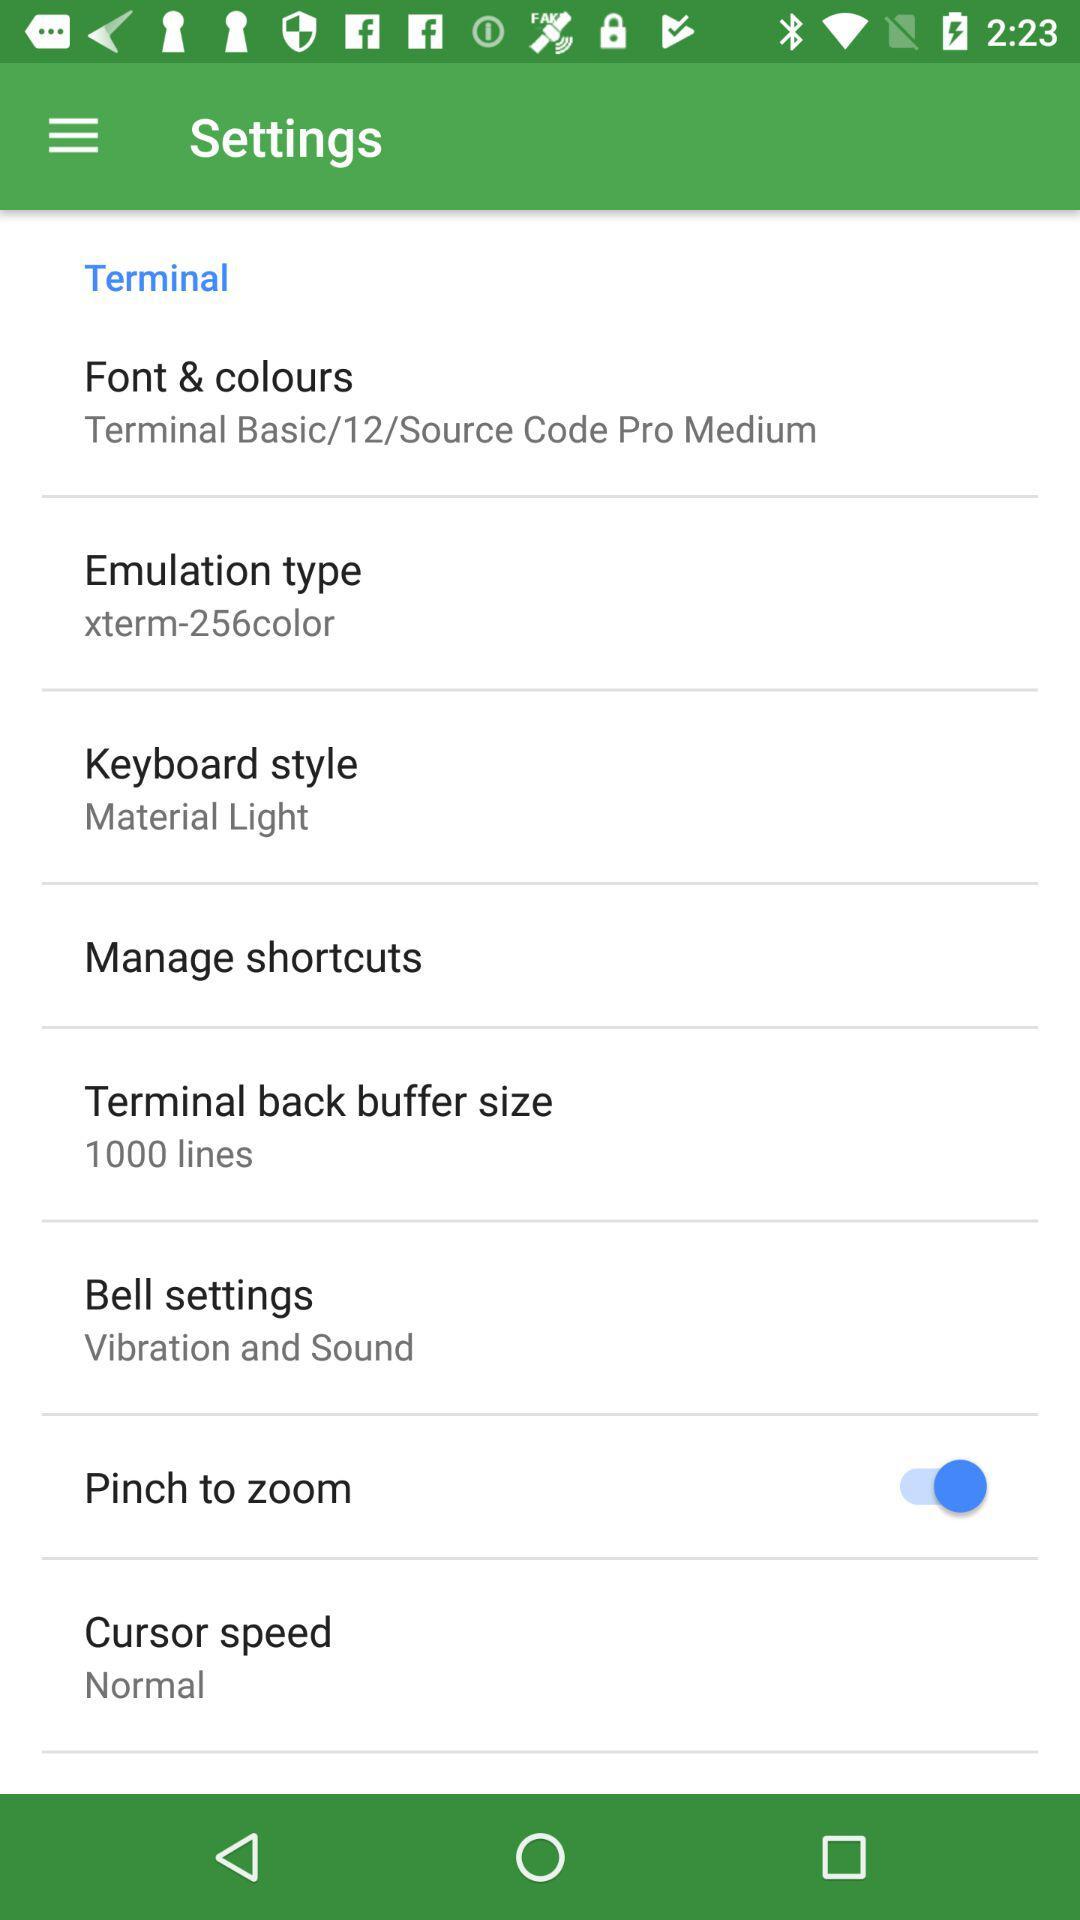 The height and width of the screenshot is (1920, 1080). Describe the element at coordinates (209, 620) in the screenshot. I see `the xterm-256color item` at that location.